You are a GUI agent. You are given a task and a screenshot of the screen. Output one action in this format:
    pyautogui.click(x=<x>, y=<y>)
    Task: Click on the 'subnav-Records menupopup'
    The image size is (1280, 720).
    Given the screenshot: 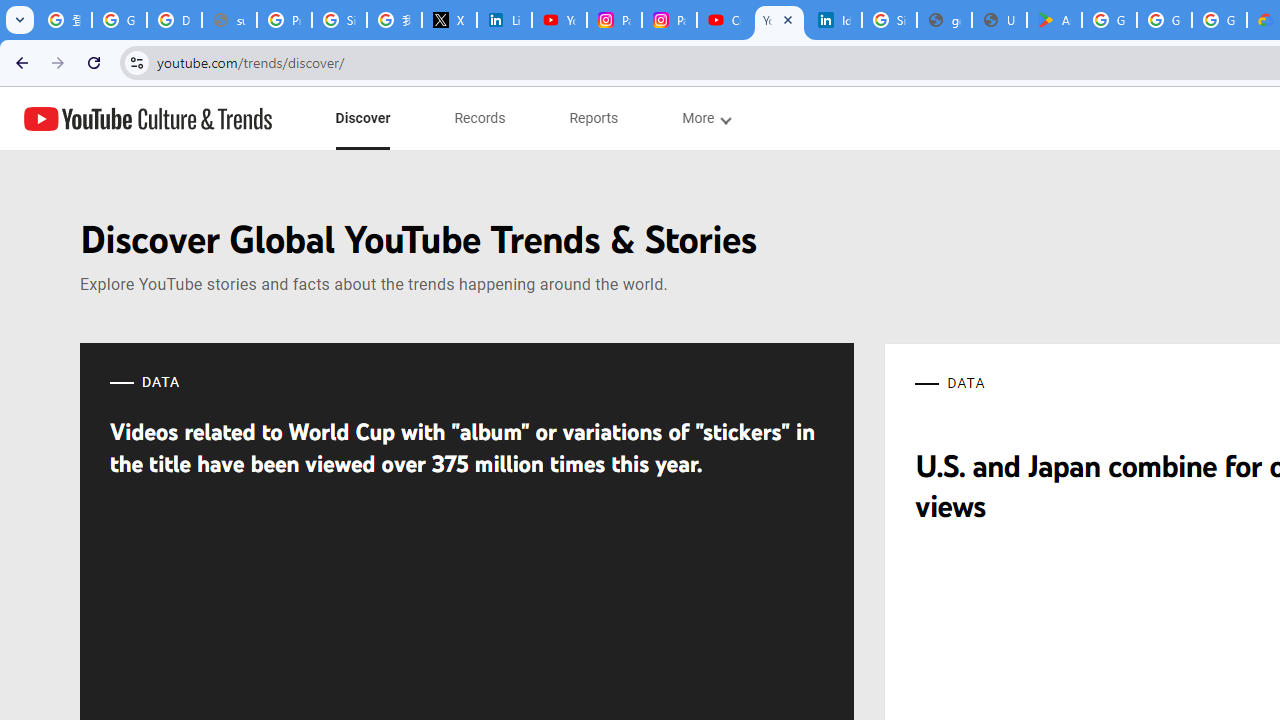 What is the action you would take?
    pyautogui.click(x=480, y=118)
    